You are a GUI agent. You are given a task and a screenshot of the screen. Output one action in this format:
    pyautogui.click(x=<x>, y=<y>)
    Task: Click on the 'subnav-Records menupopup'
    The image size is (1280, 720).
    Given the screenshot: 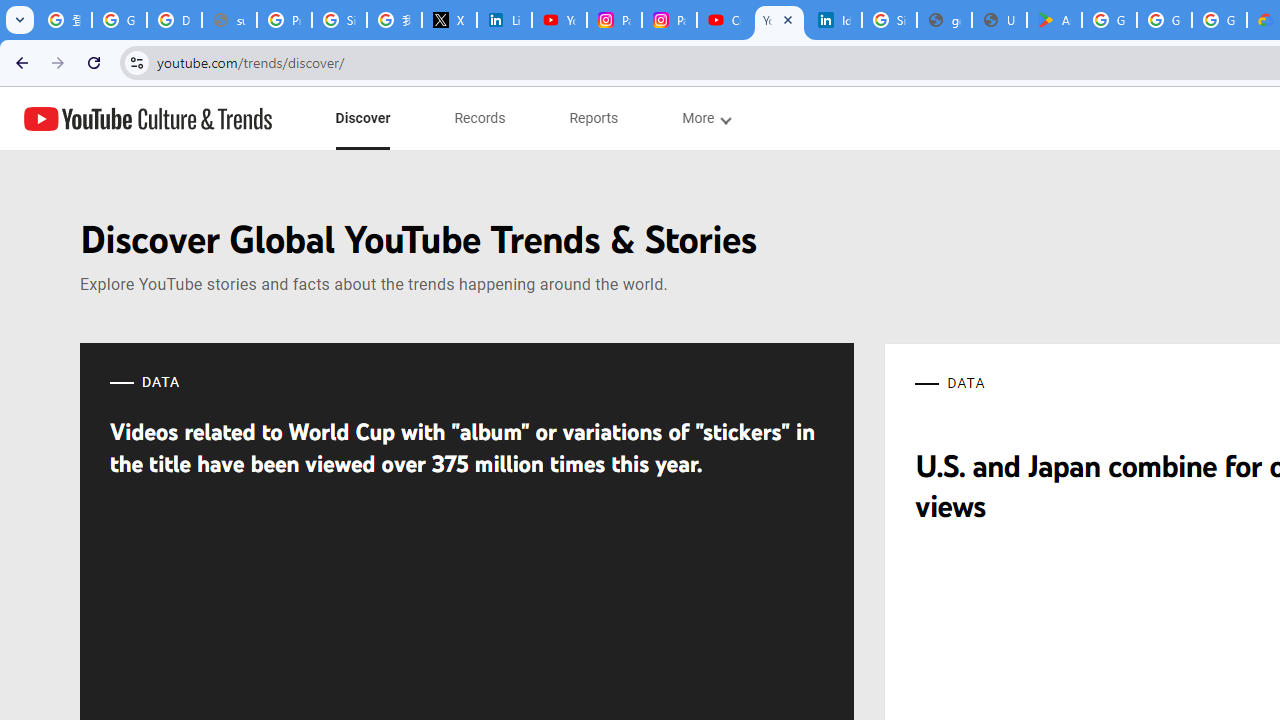 What is the action you would take?
    pyautogui.click(x=480, y=118)
    